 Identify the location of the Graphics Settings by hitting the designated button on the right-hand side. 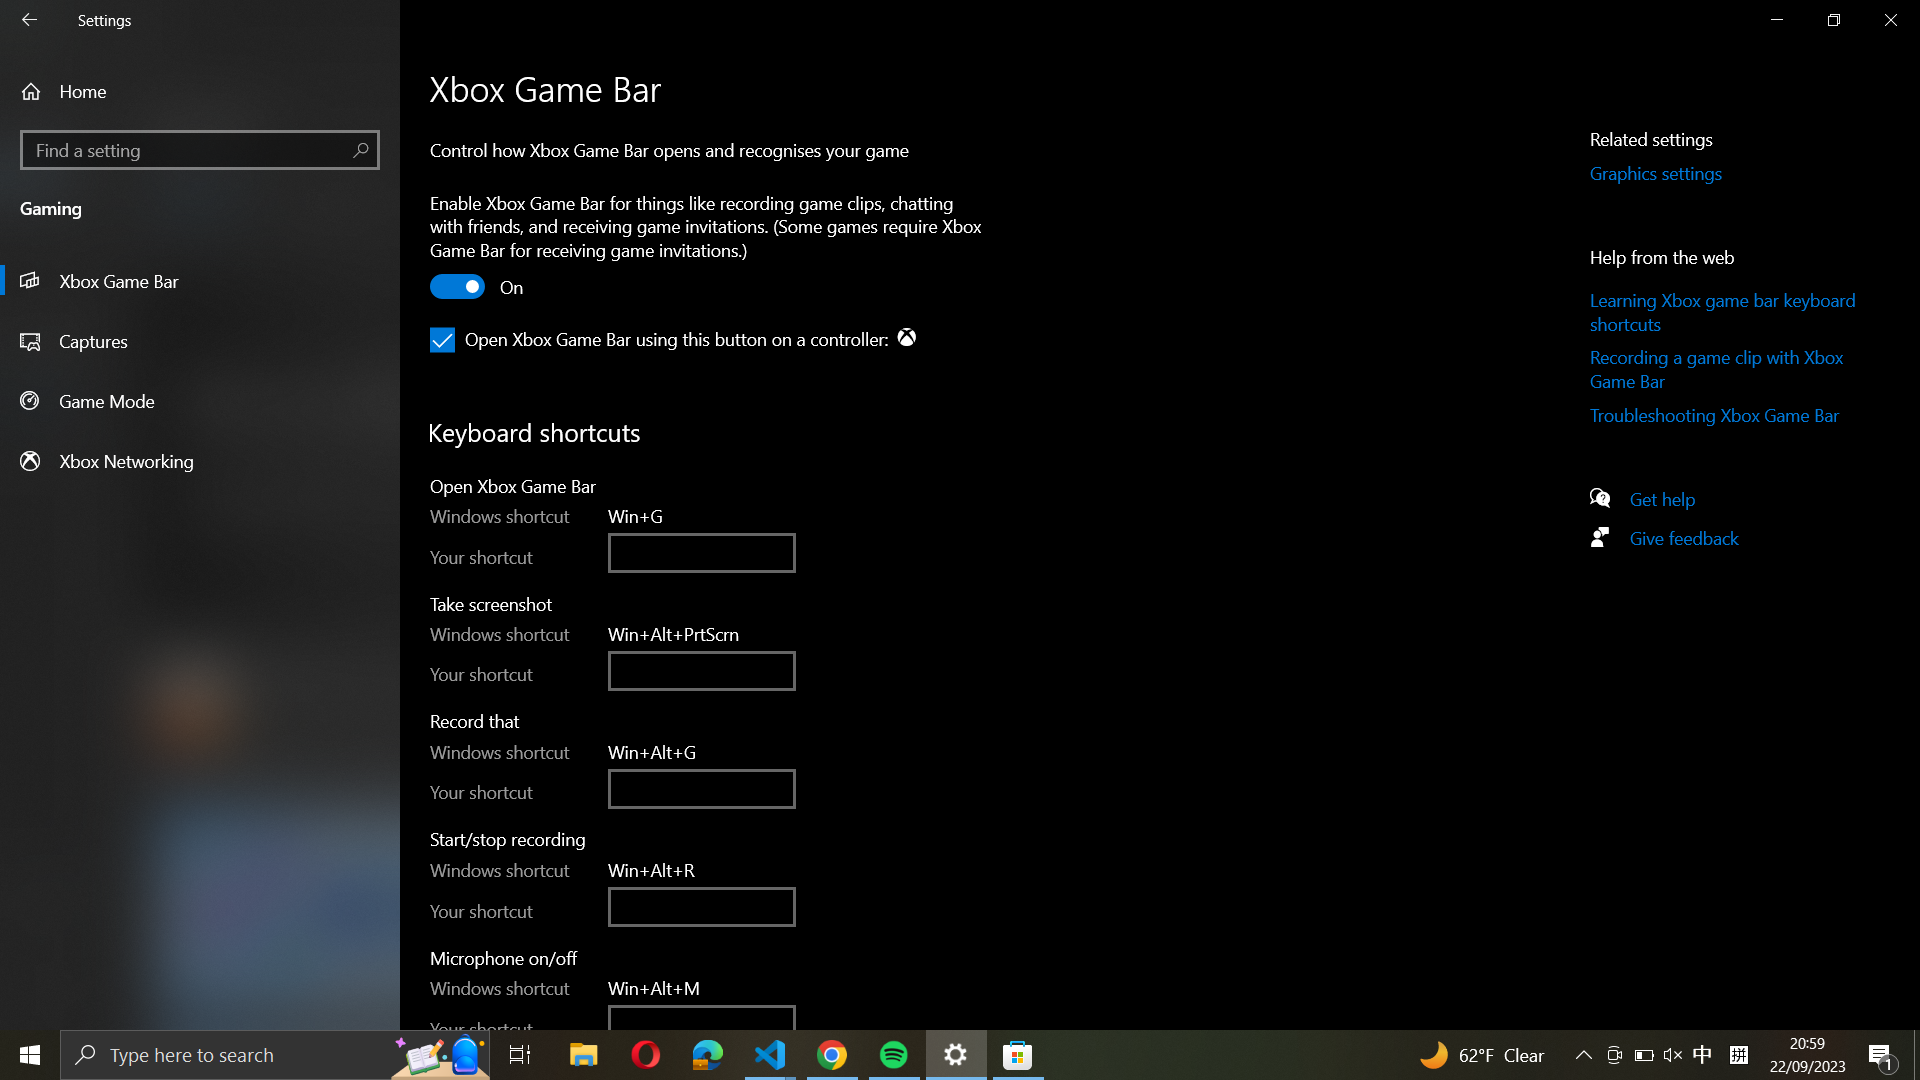
(1679, 173).